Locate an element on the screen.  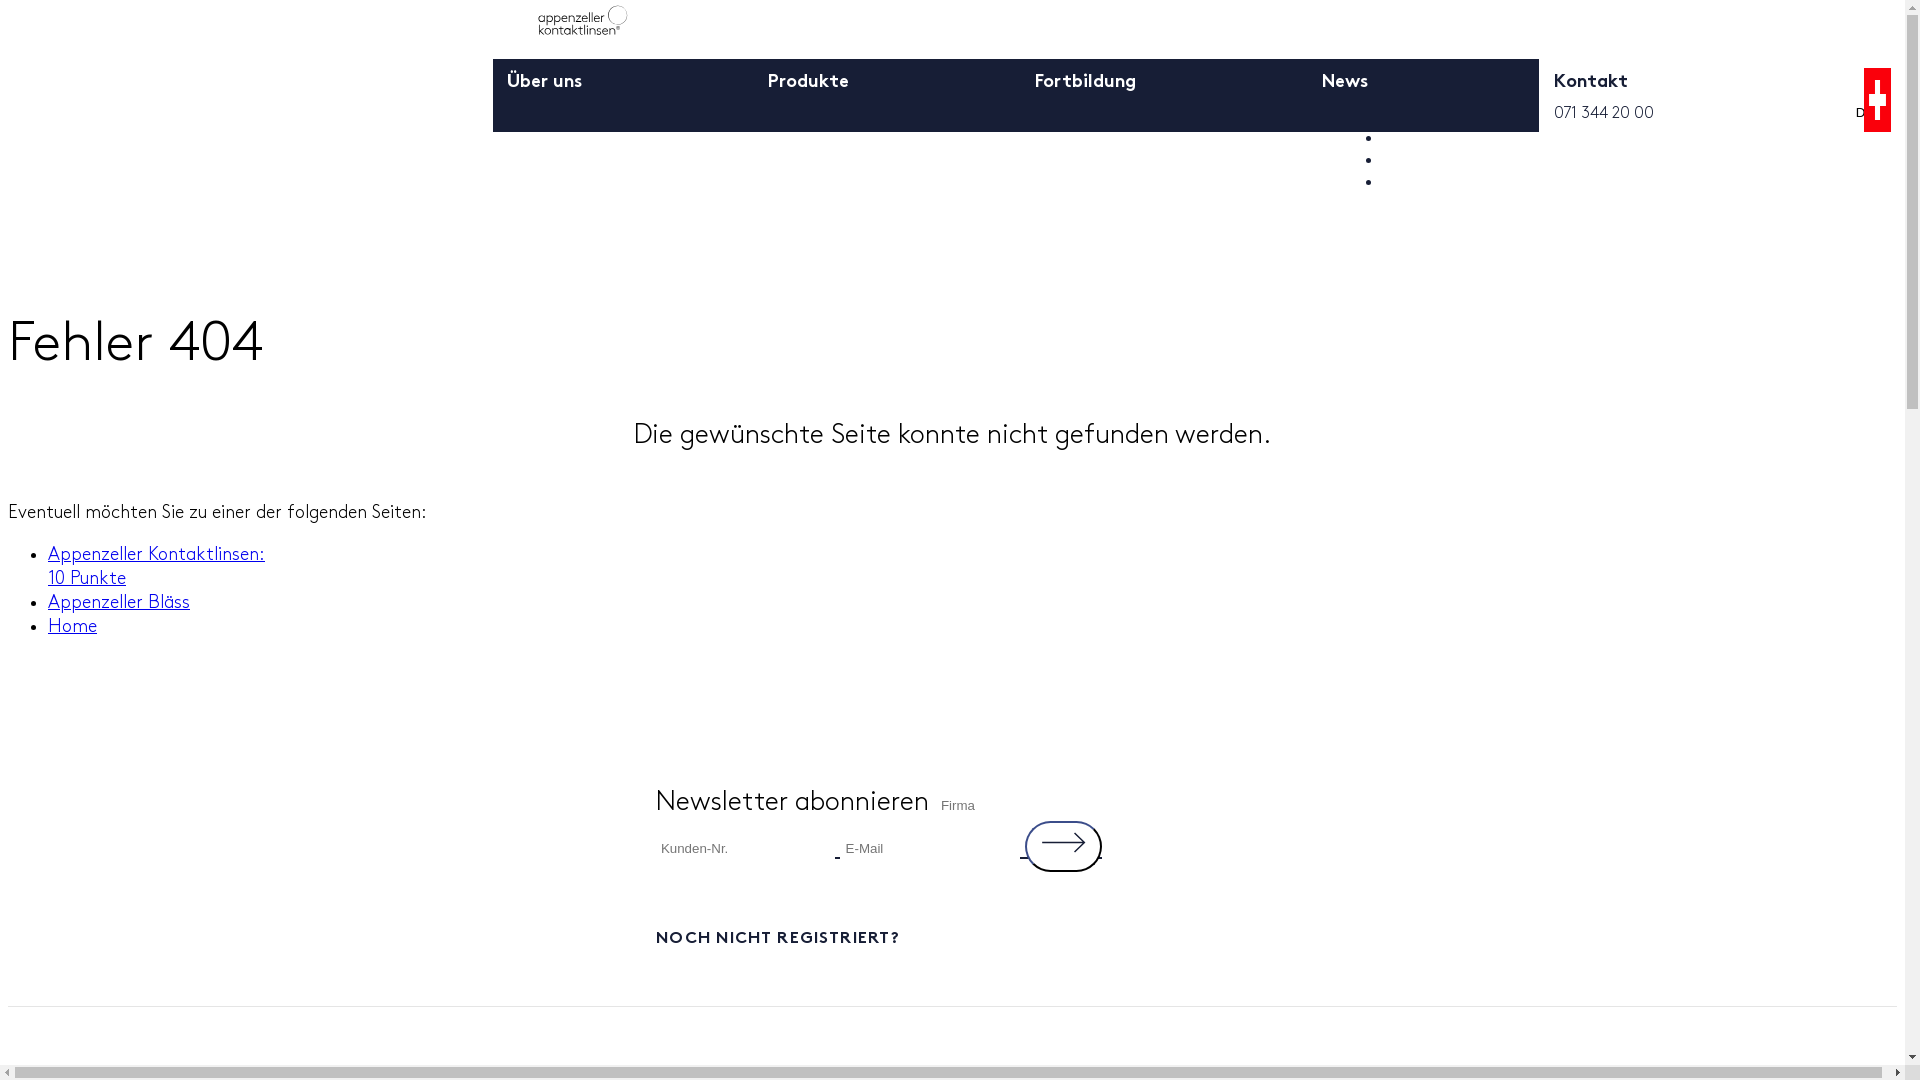
'INSTAGRAM' is located at coordinates (1735, 248).